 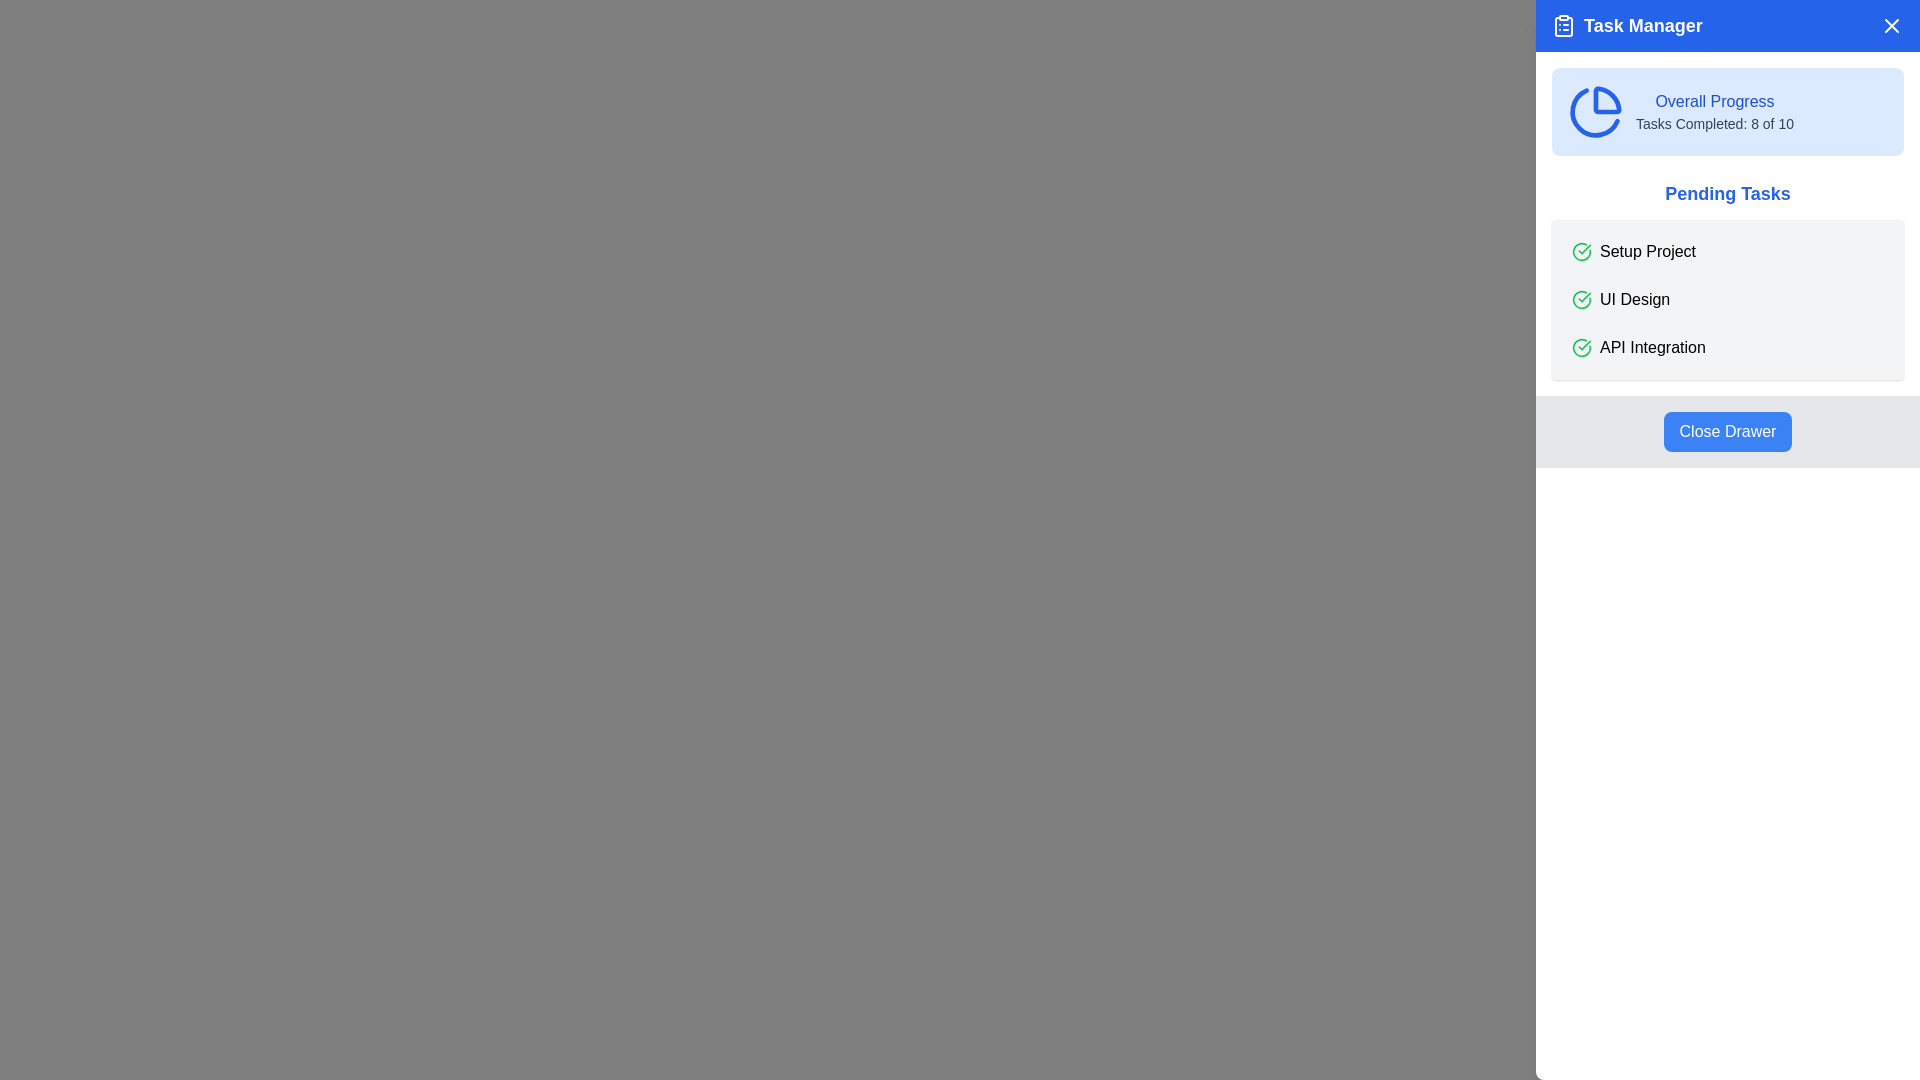 What do you see at coordinates (1635, 300) in the screenshot?
I see `the 'UI Design' text label, which is the second entry in a vertical list of tasks, styled in black text with a green checkmark icon to its left` at bounding box center [1635, 300].